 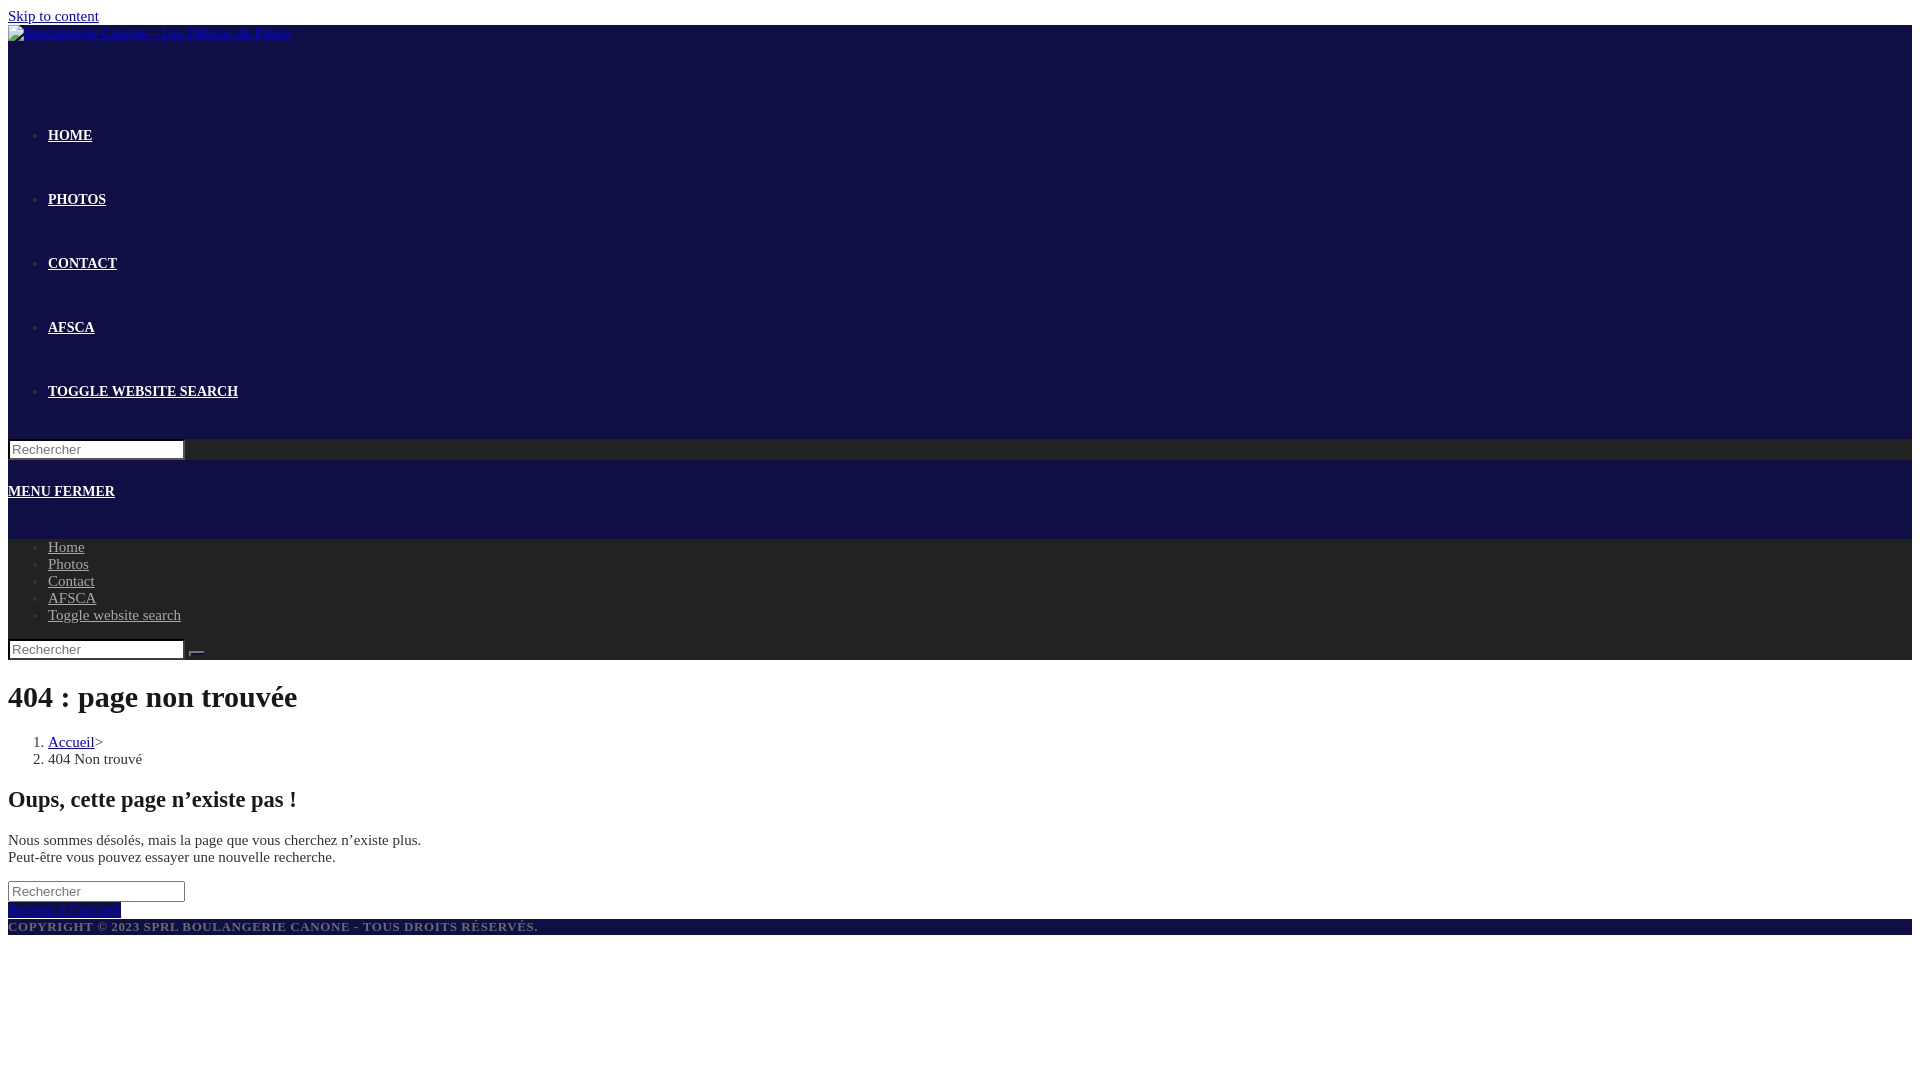 I want to click on 'Accueil', so click(x=71, y=741).